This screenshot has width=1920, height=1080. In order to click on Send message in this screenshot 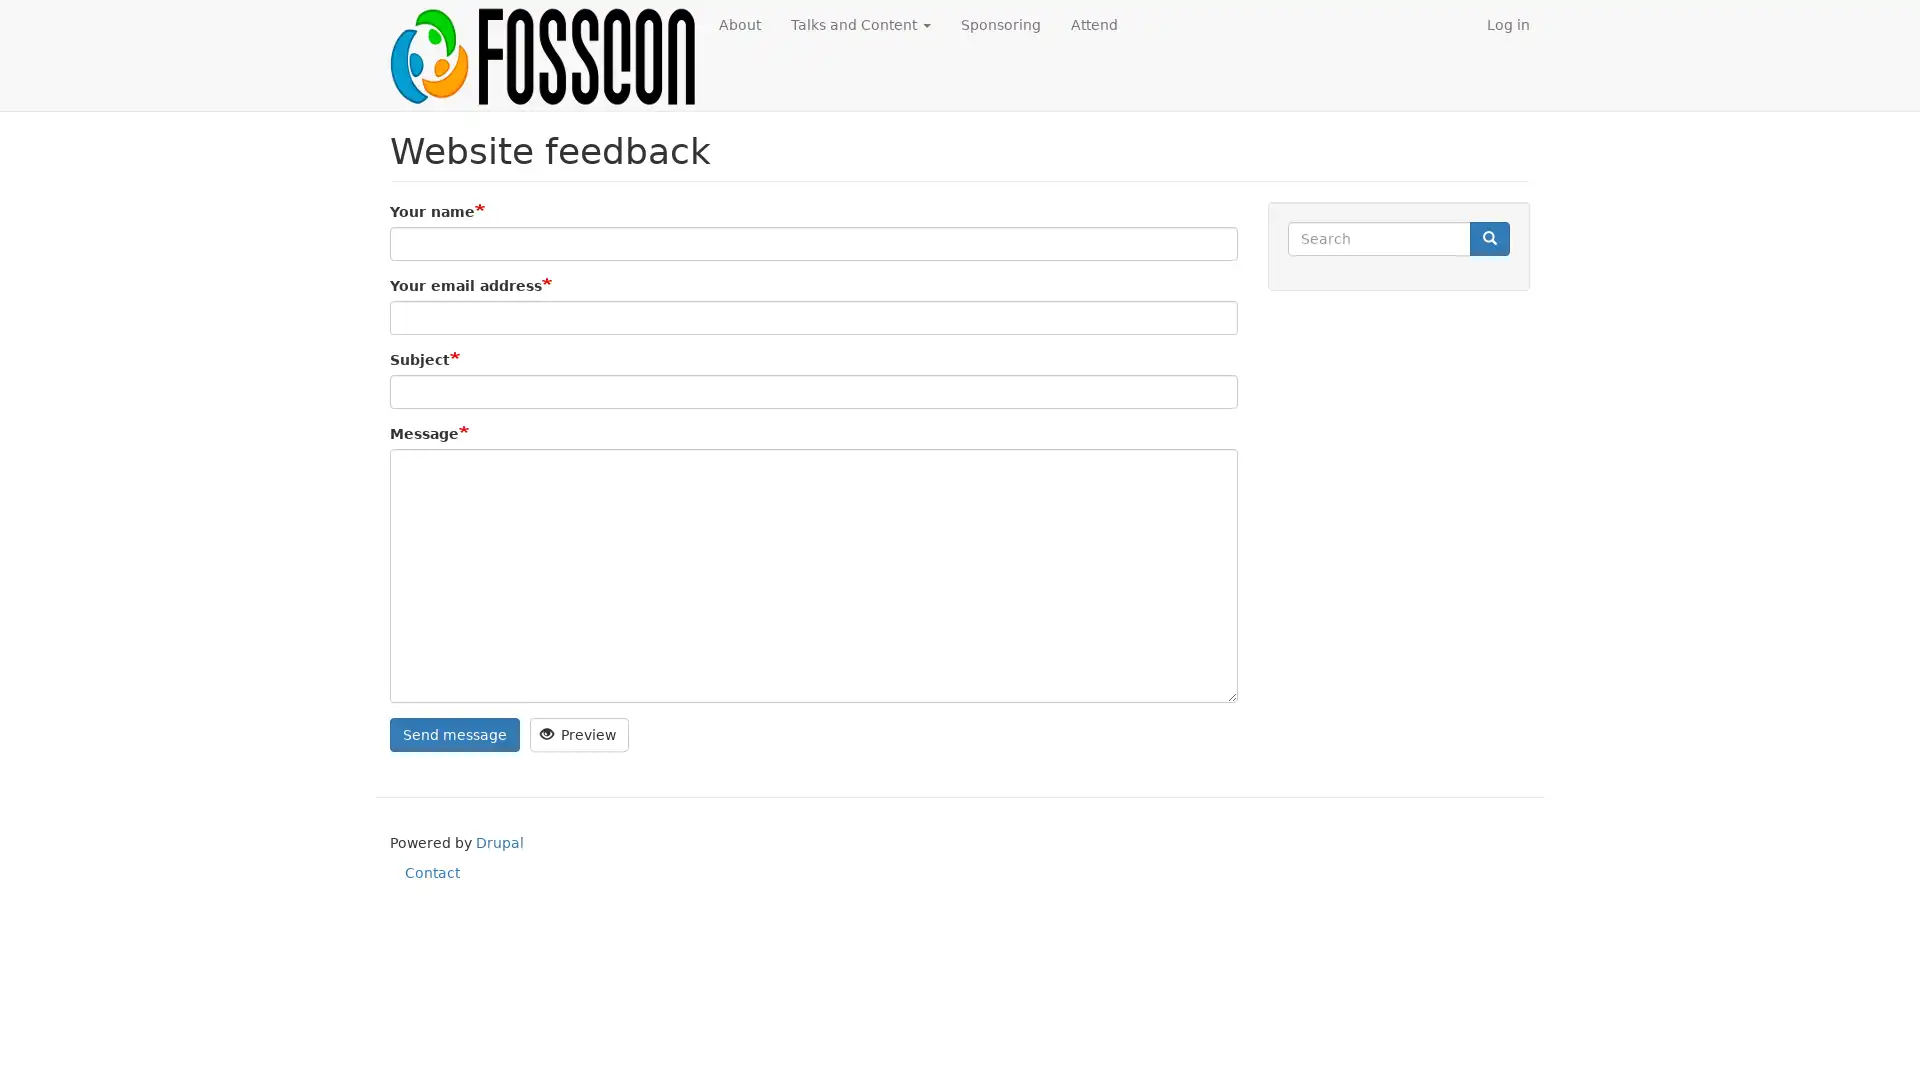, I will do `click(454, 733)`.